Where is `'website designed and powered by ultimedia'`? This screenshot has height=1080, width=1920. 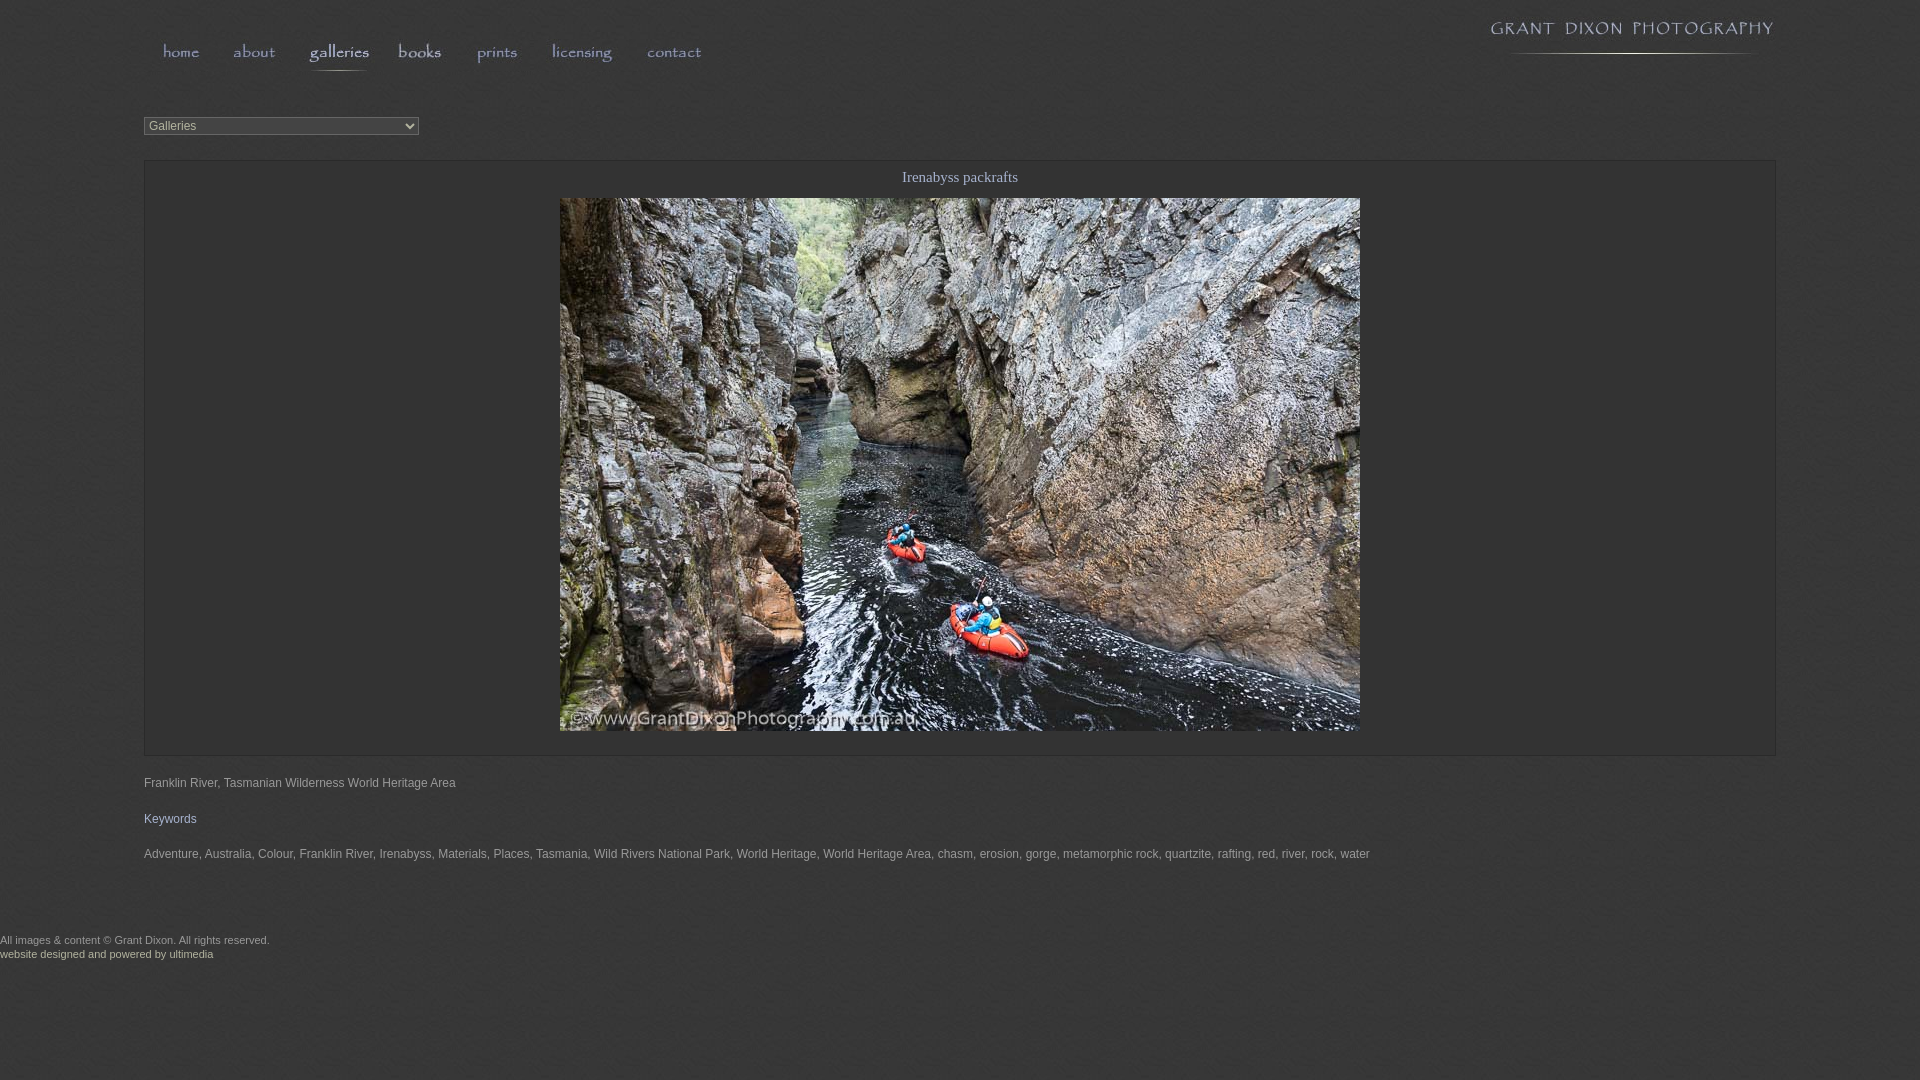
'website designed and powered by ultimedia' is located at coordinates (105, 952).